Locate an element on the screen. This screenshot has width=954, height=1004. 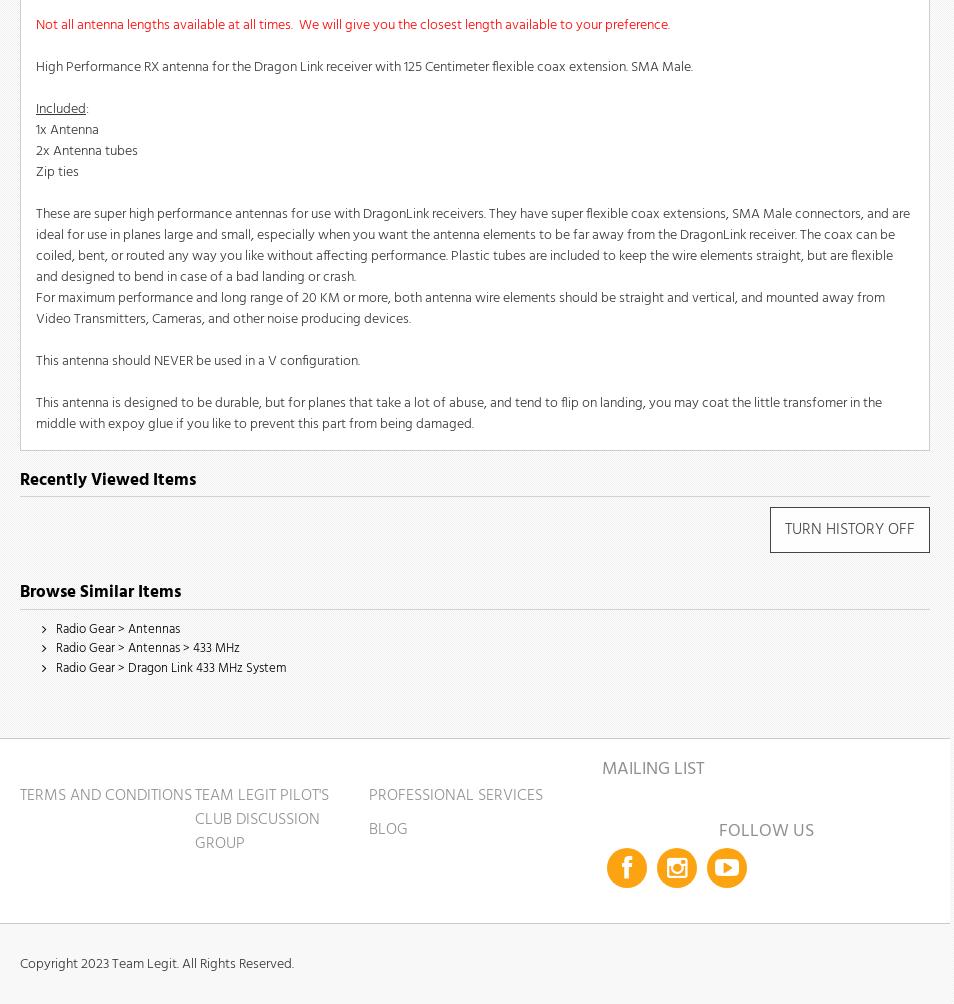
'This antenna should NEVER be used in a V configuration.' is located at coordinates (196, 360).